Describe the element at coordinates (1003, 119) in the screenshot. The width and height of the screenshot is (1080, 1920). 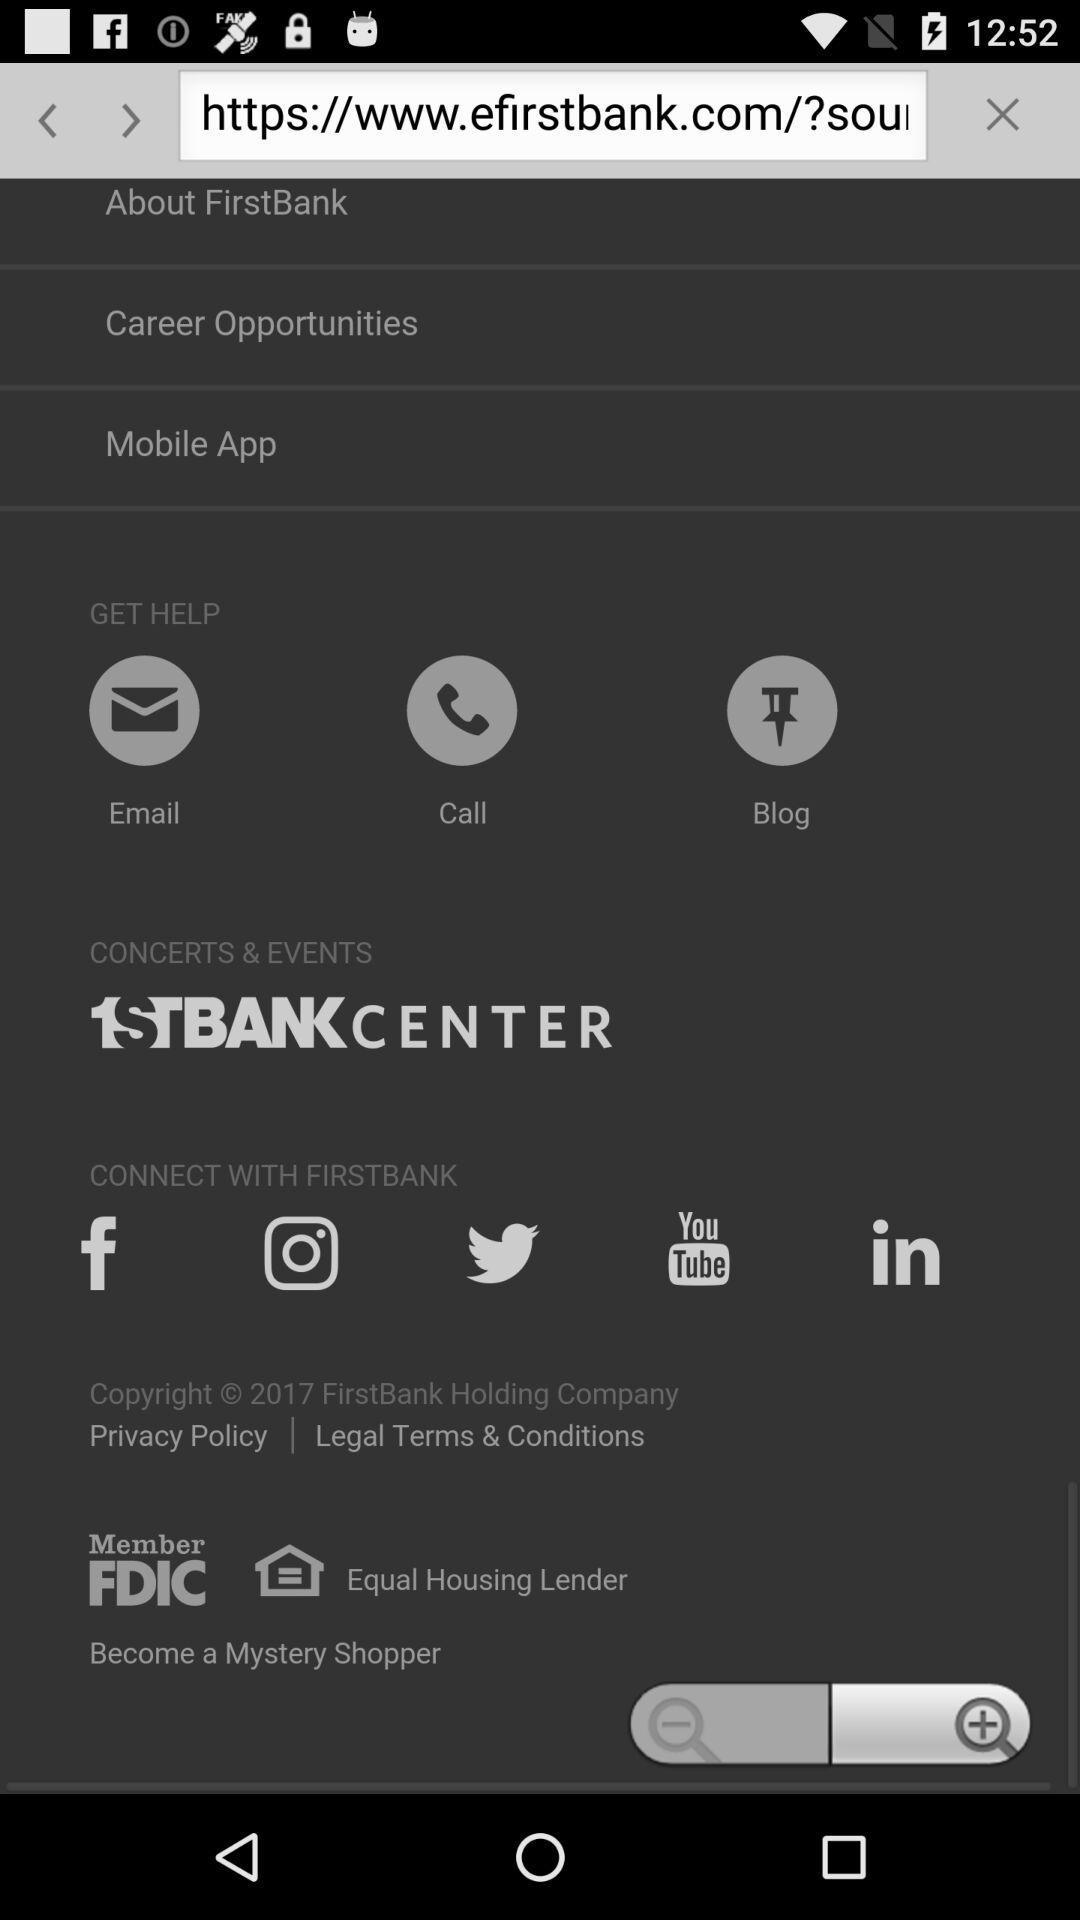
I see `search off to the address bar` at that location.